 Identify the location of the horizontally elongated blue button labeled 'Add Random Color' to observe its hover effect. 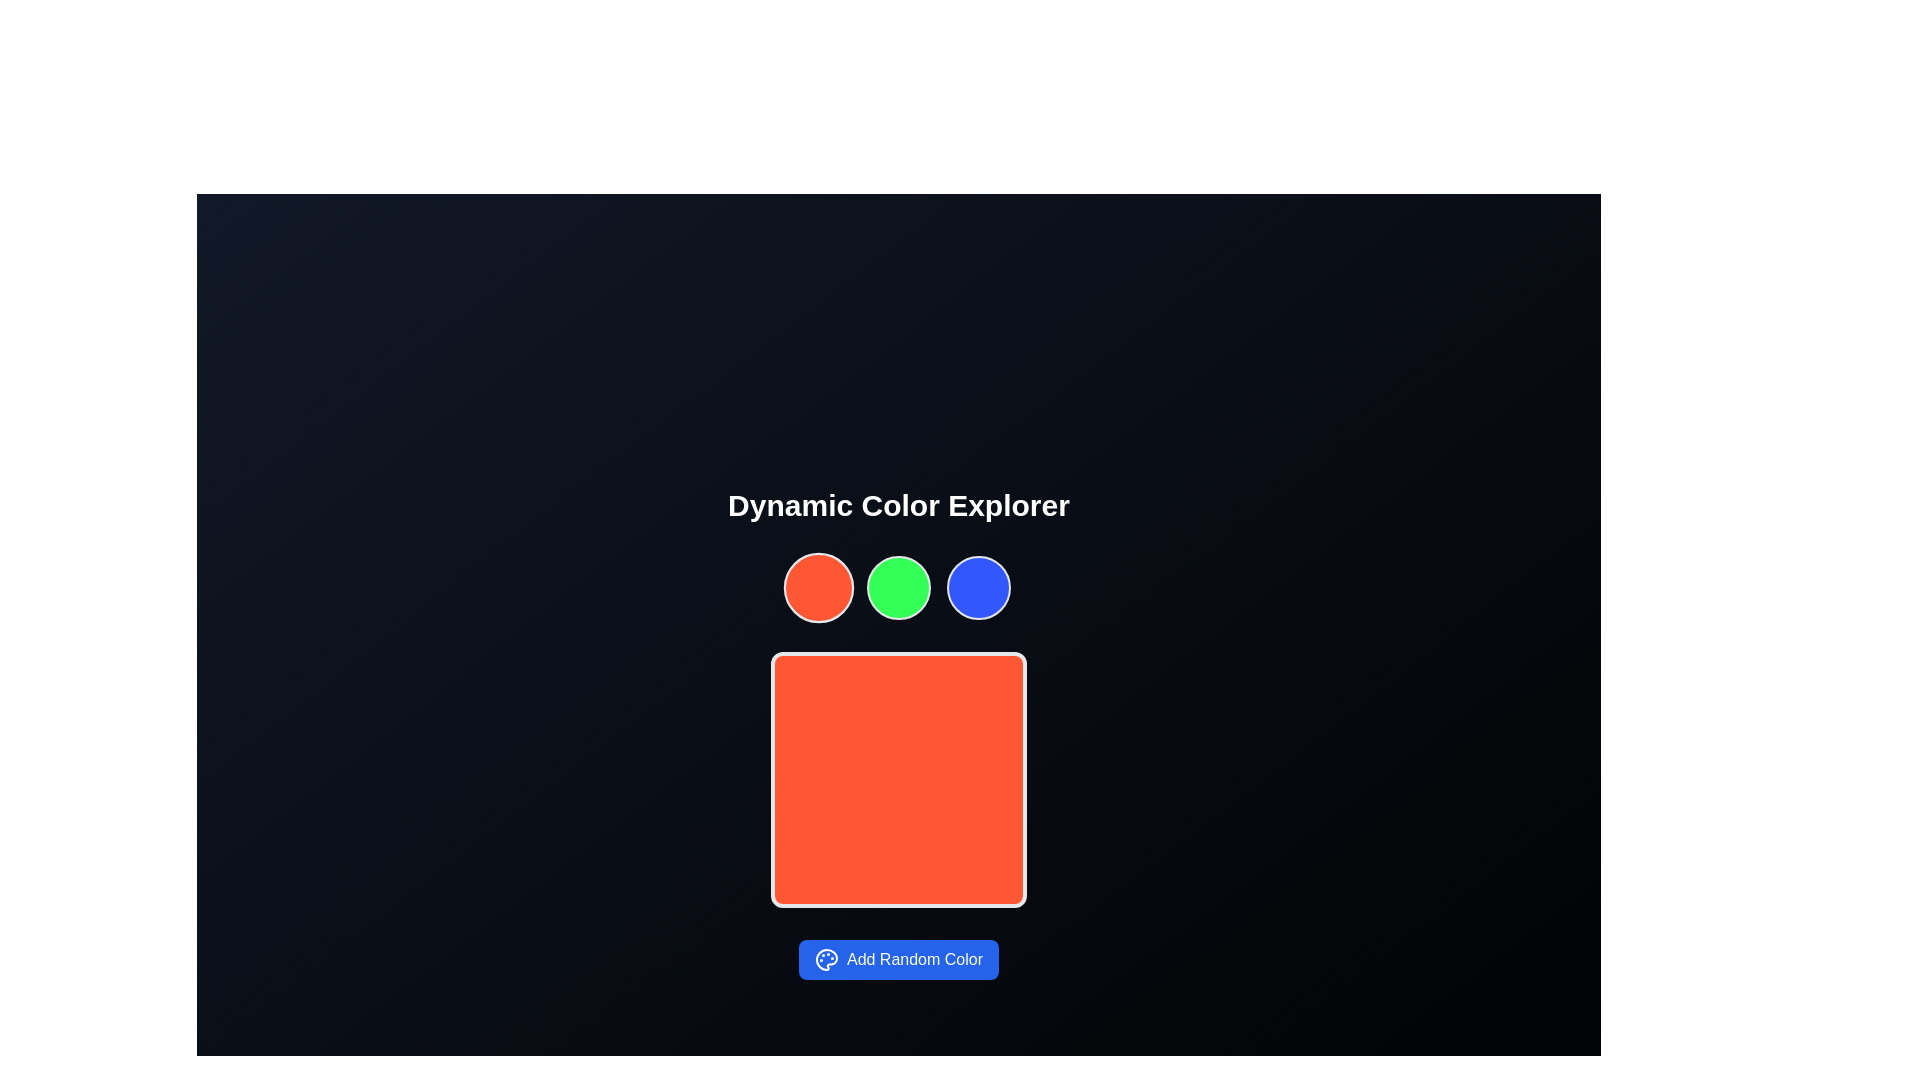
(897, 959).